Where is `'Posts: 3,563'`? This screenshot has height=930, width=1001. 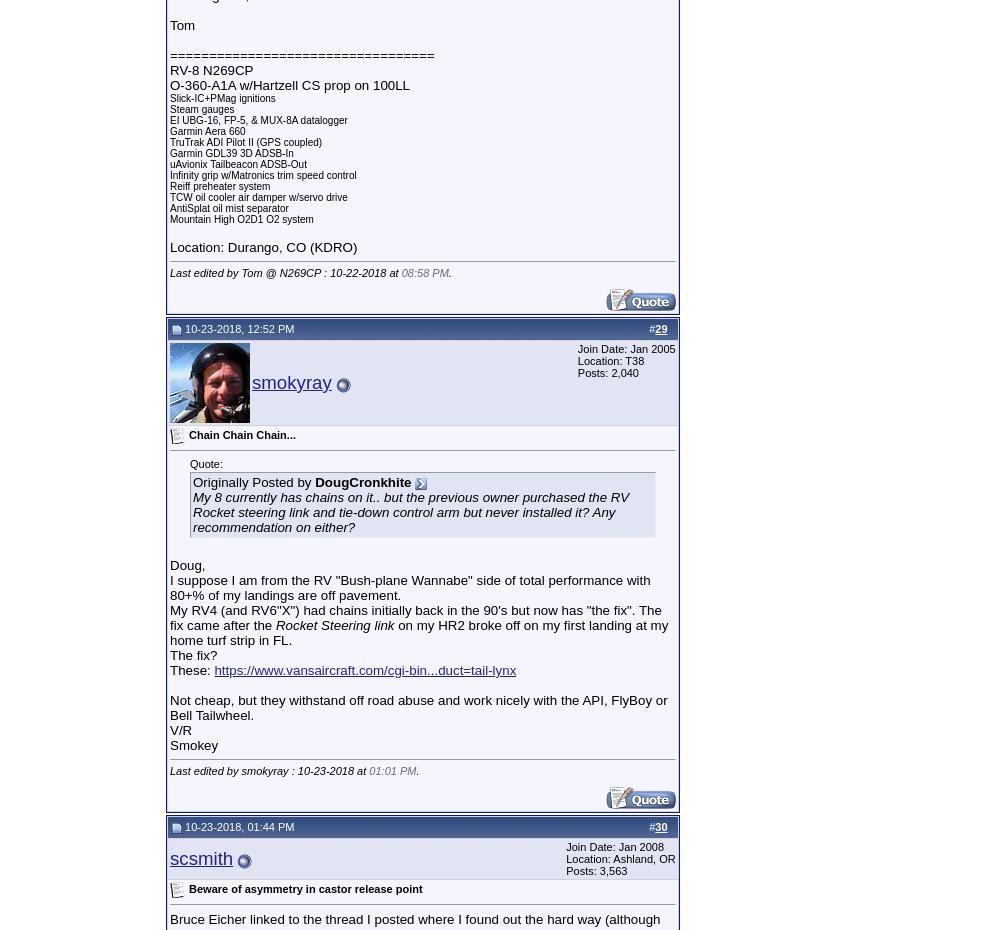
'Posts: 3,563' is located at coordinates (596, 870).